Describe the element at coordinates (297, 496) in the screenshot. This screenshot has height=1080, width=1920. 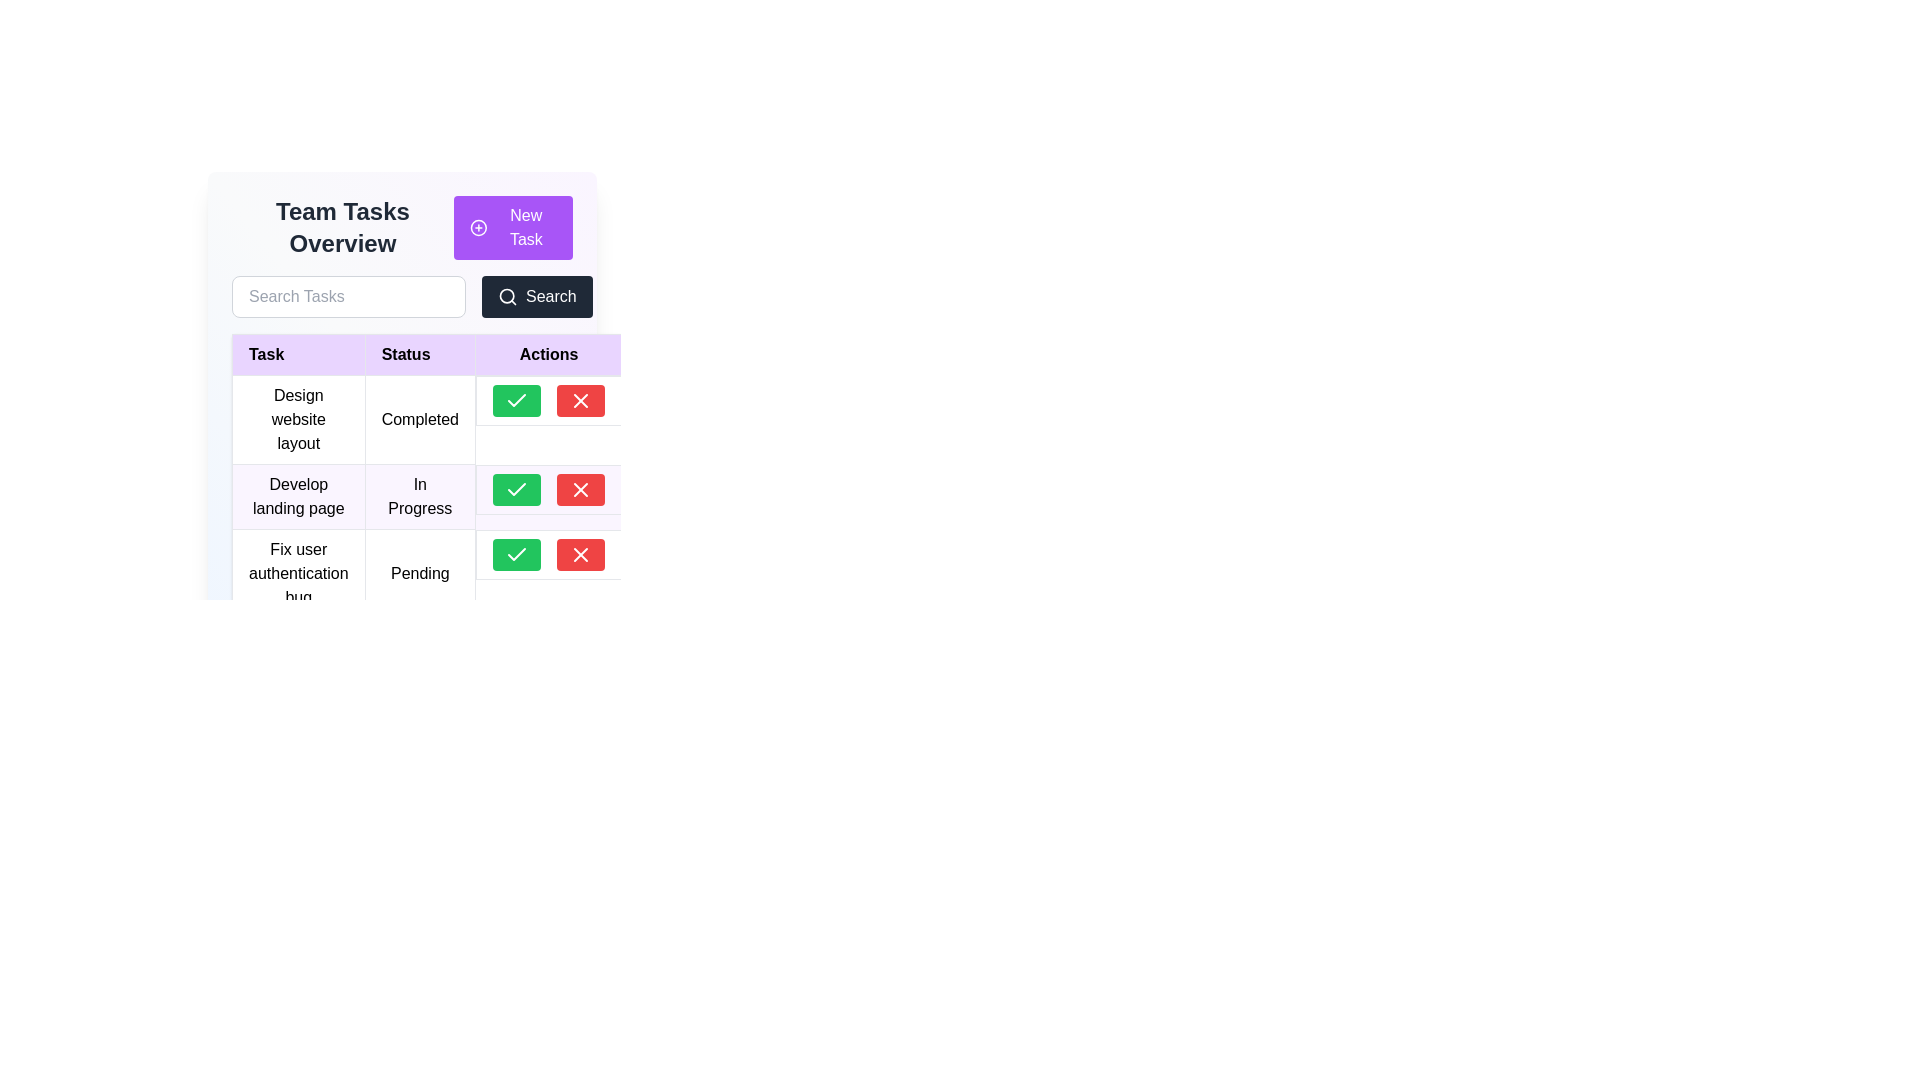
I see `the text label representing a task in the second row of the task overview table under the 'Task' column` at that location.